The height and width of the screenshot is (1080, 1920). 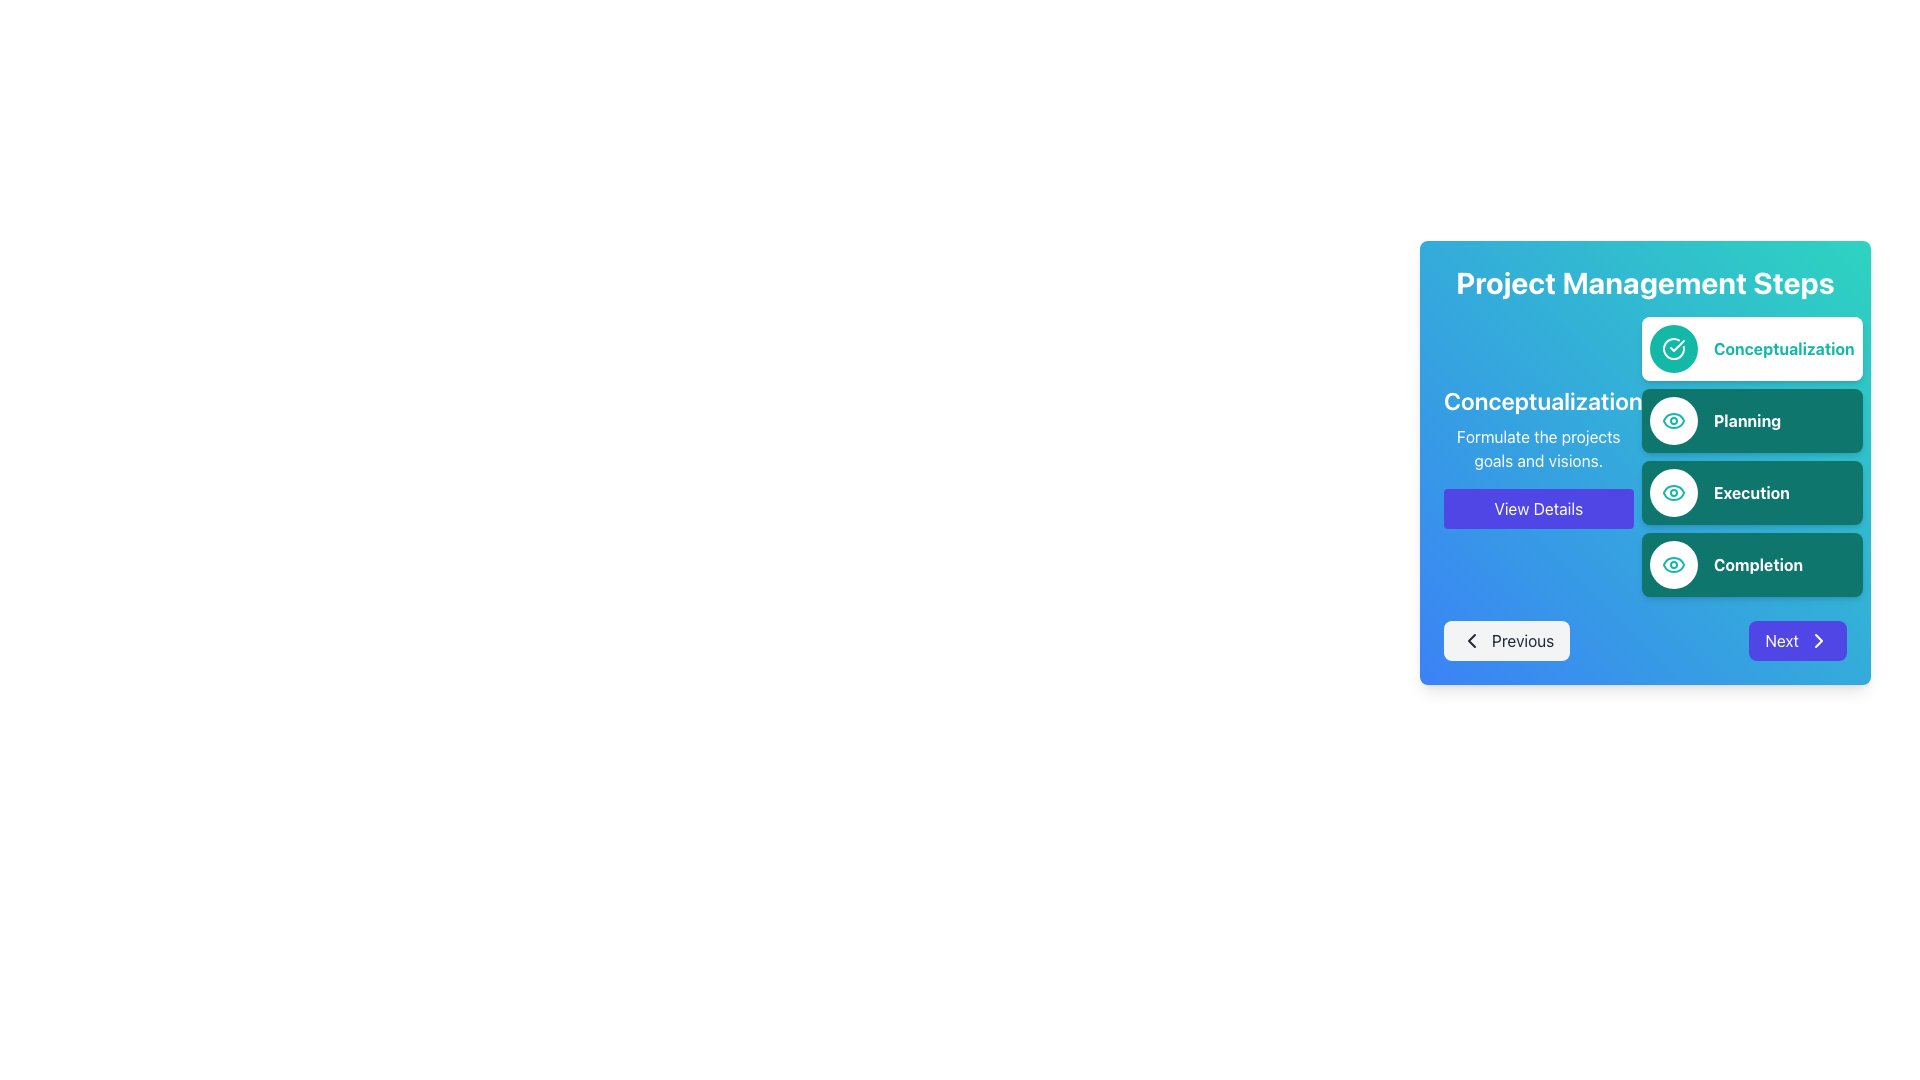 What do you see at coordinates (1784, 347) in the screenshot?
I see `the Text Label that represents the title of a step in the project management workflow, which is positioned to the right of a circular check mark icon` at bounding box center [1784, 347].